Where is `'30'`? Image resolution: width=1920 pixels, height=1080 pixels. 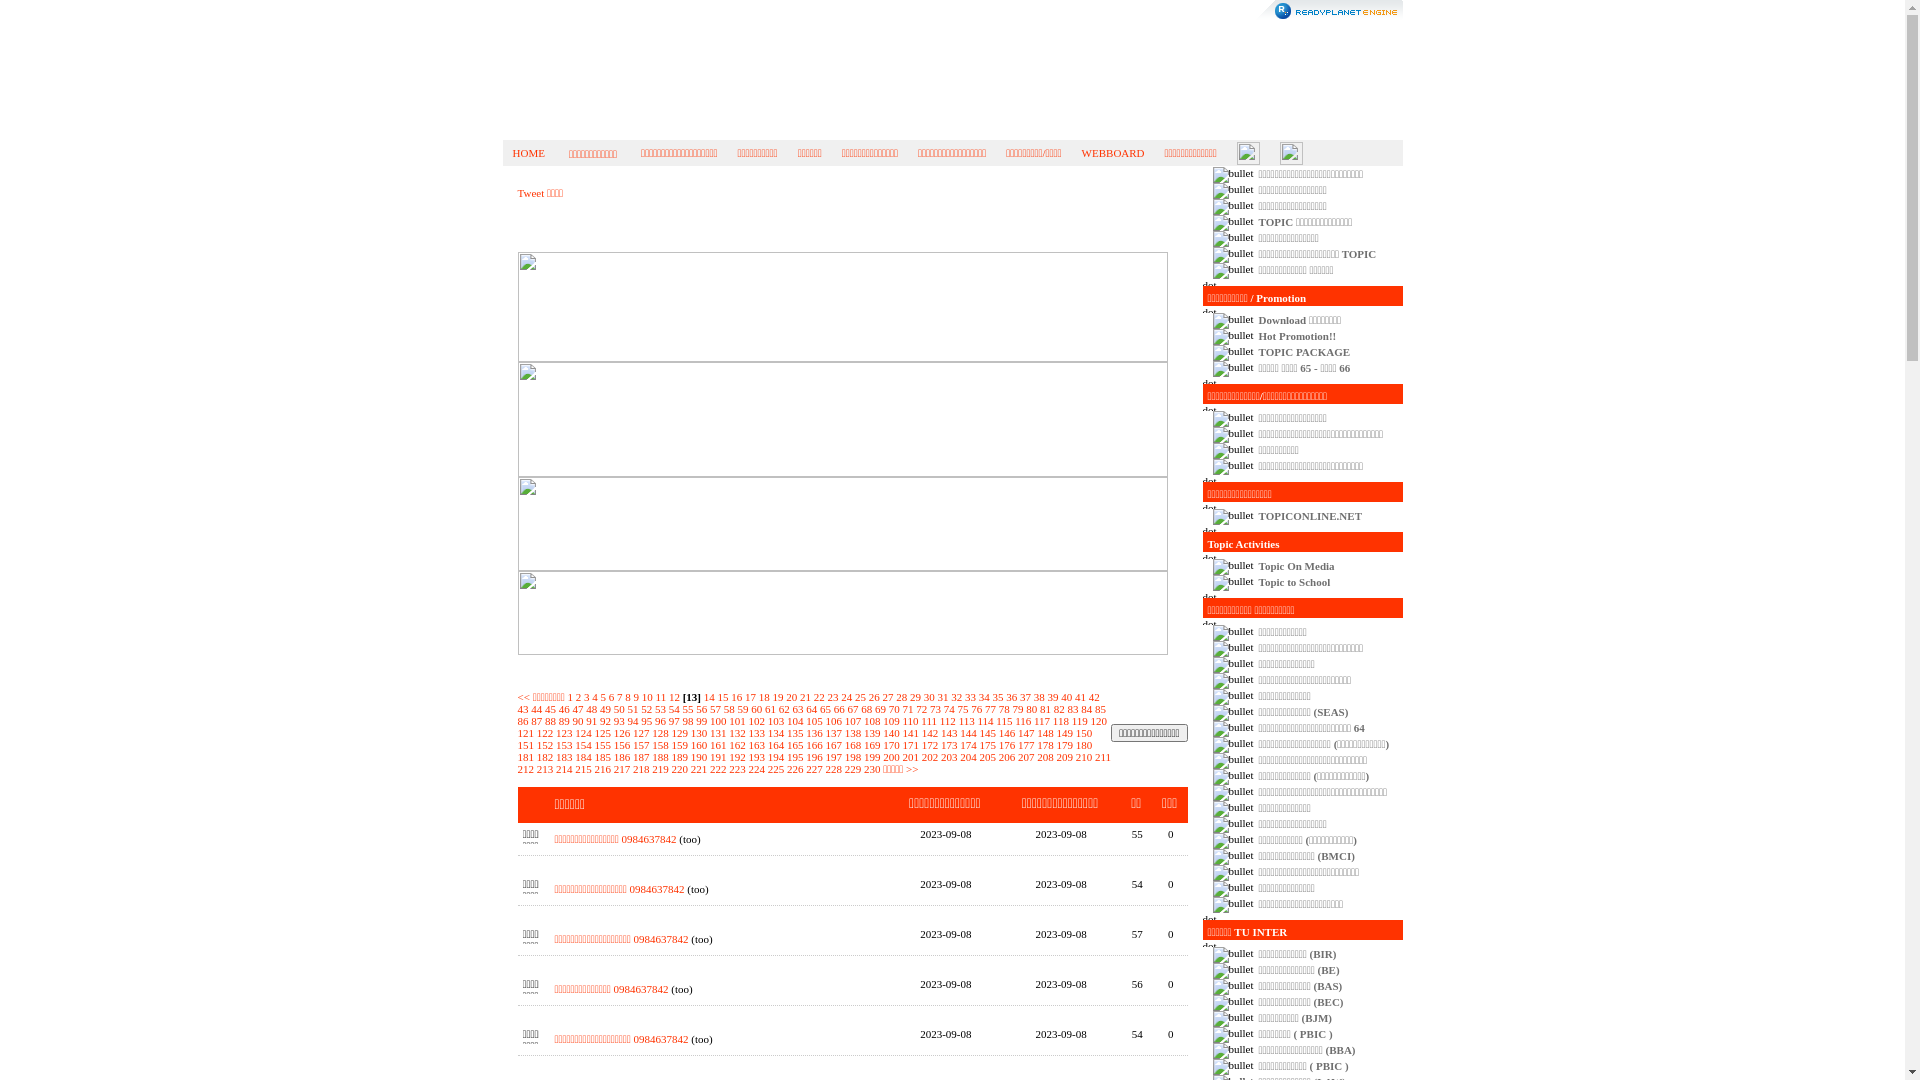 '30' is located at coordinates (928, 696).